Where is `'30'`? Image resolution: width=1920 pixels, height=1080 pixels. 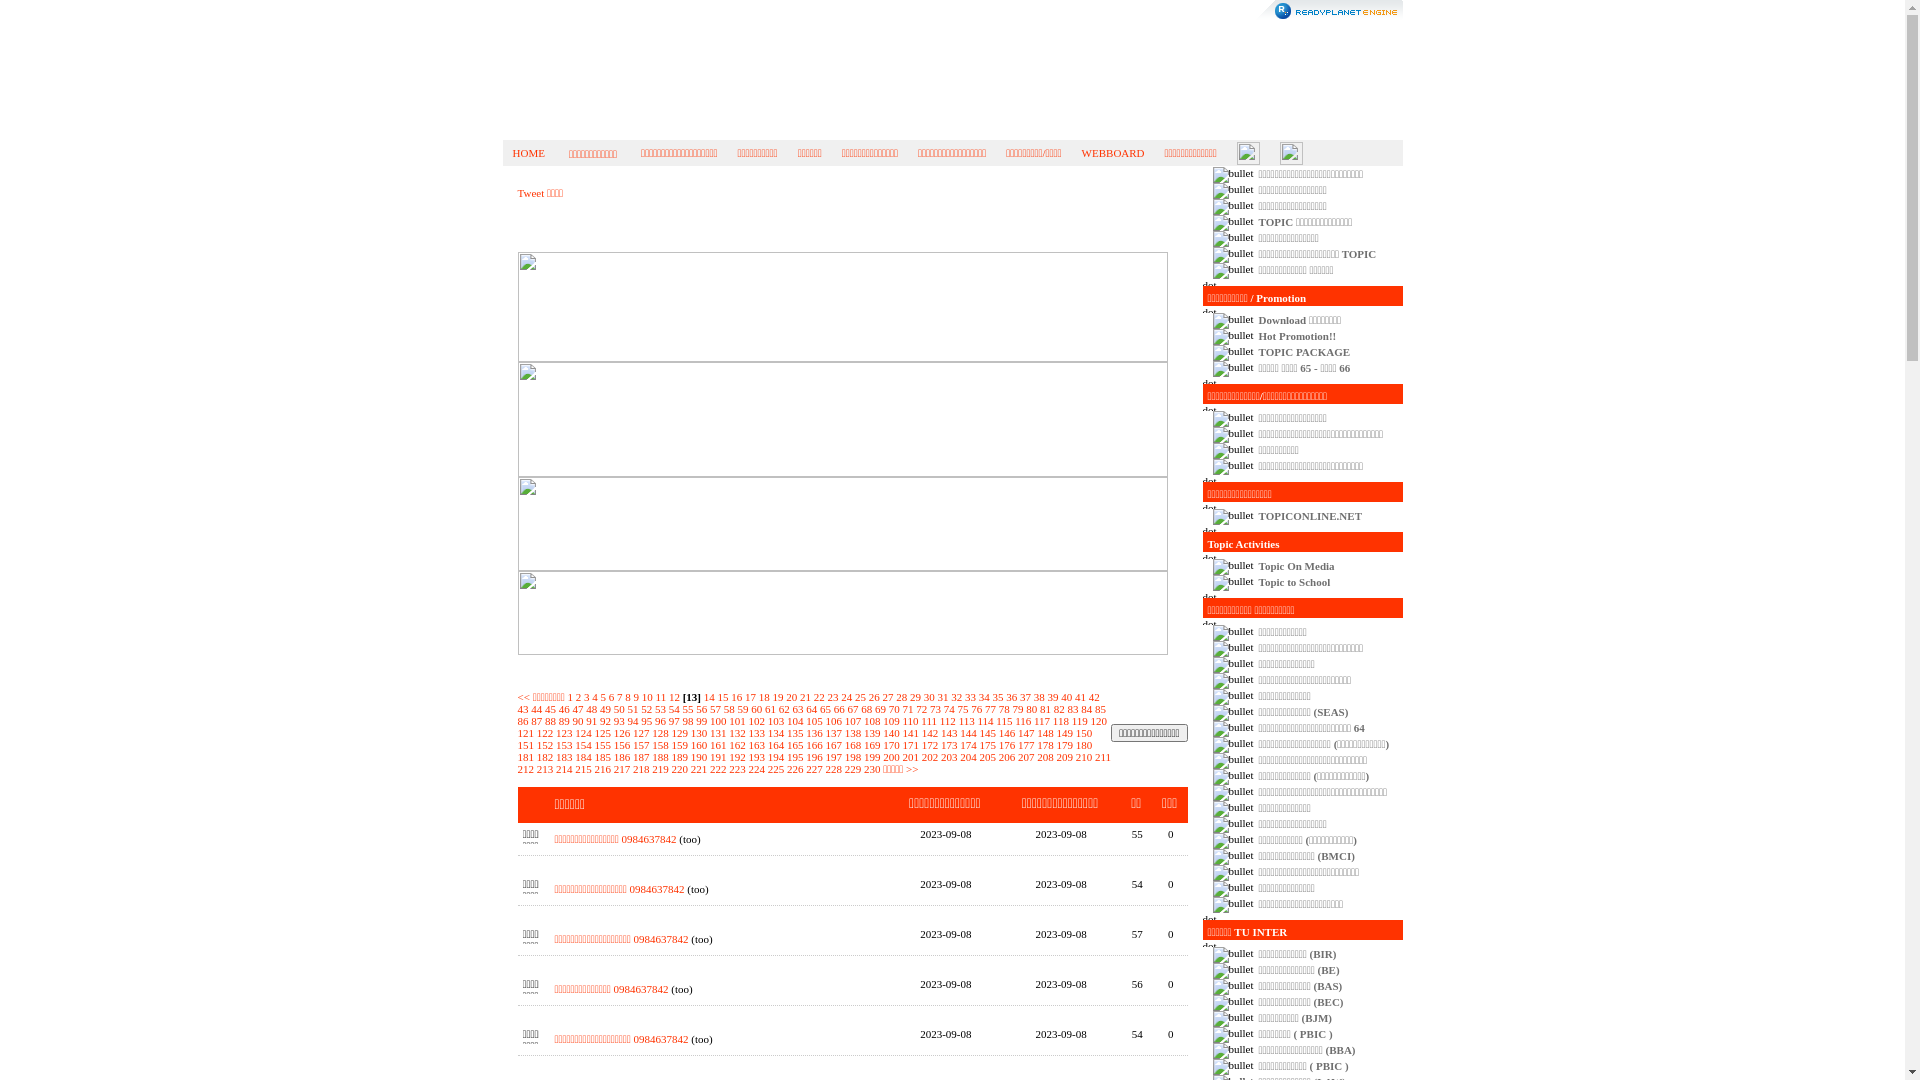 '30' is located at coordinates (928, 696).